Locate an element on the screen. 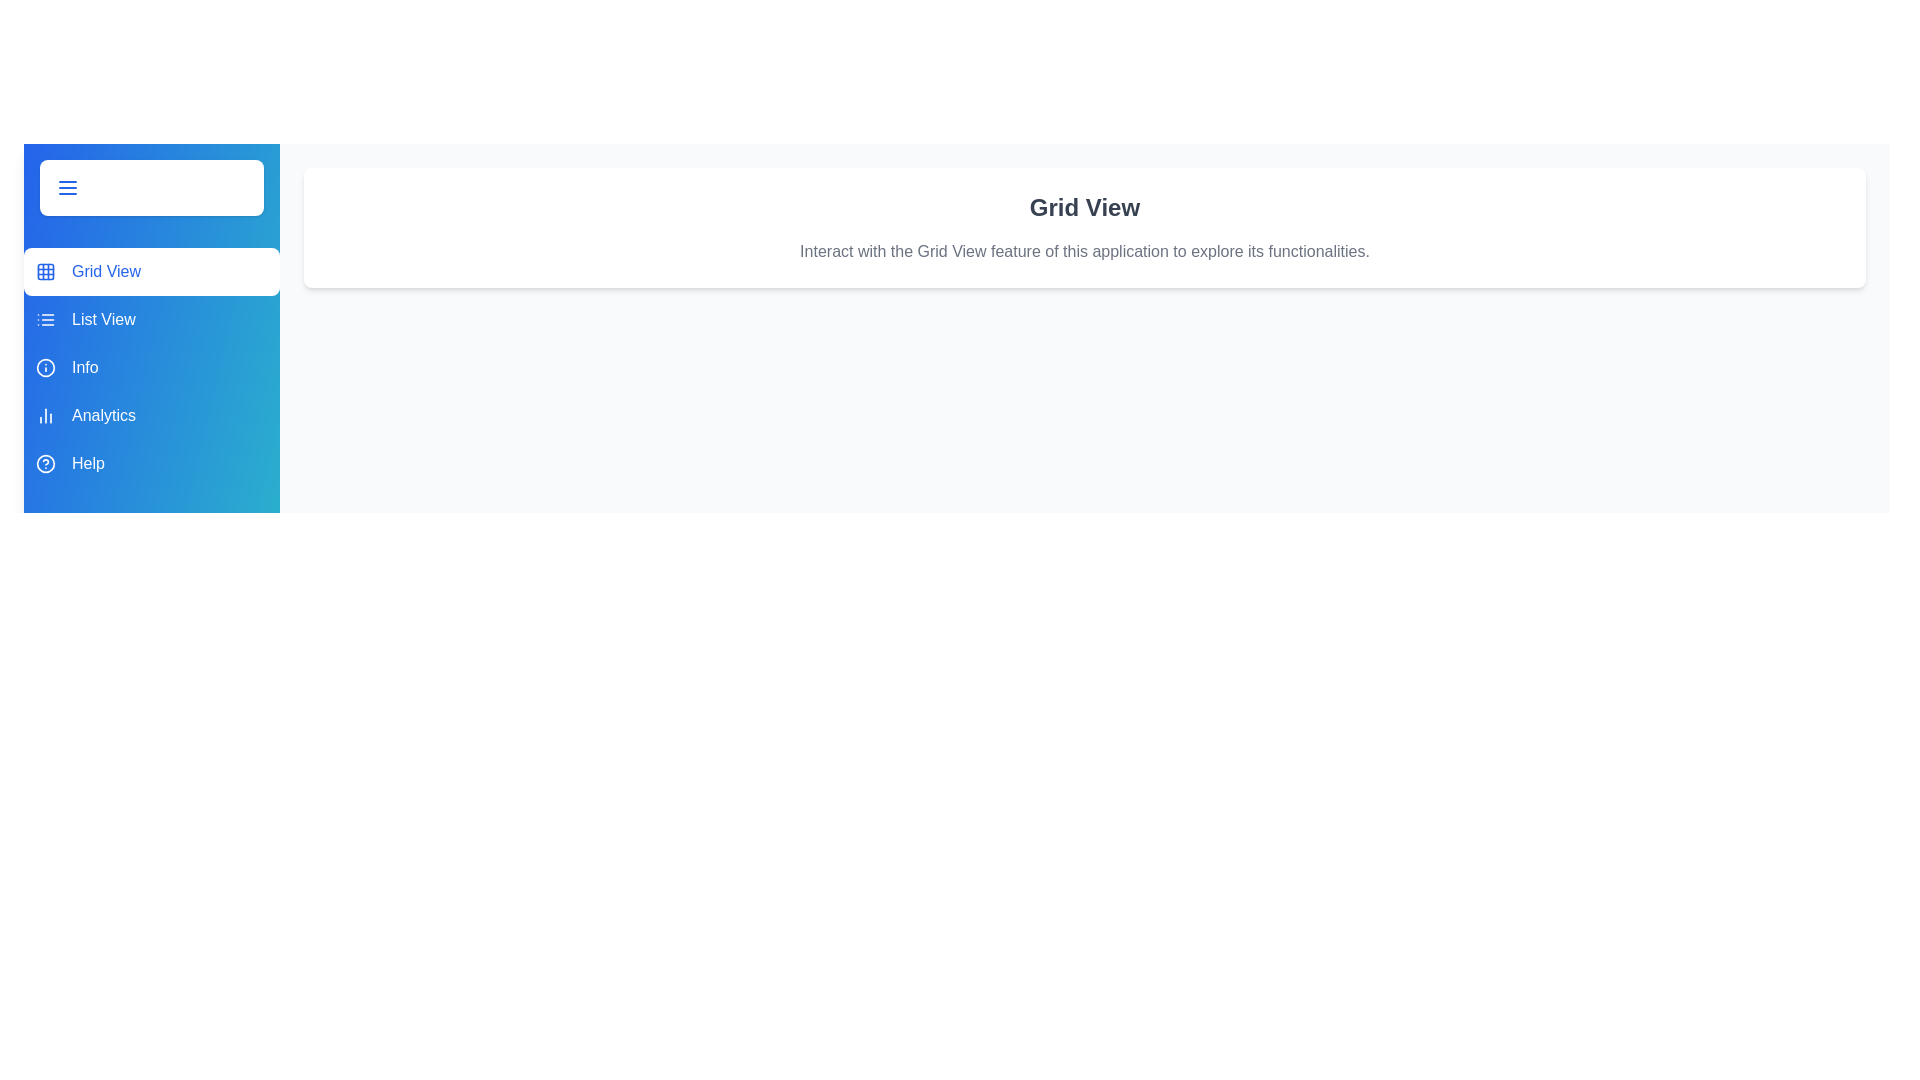 This screenshot has height=1080, width=1920. toggle button to change the drawer's state is located at coordinates (151, 188).